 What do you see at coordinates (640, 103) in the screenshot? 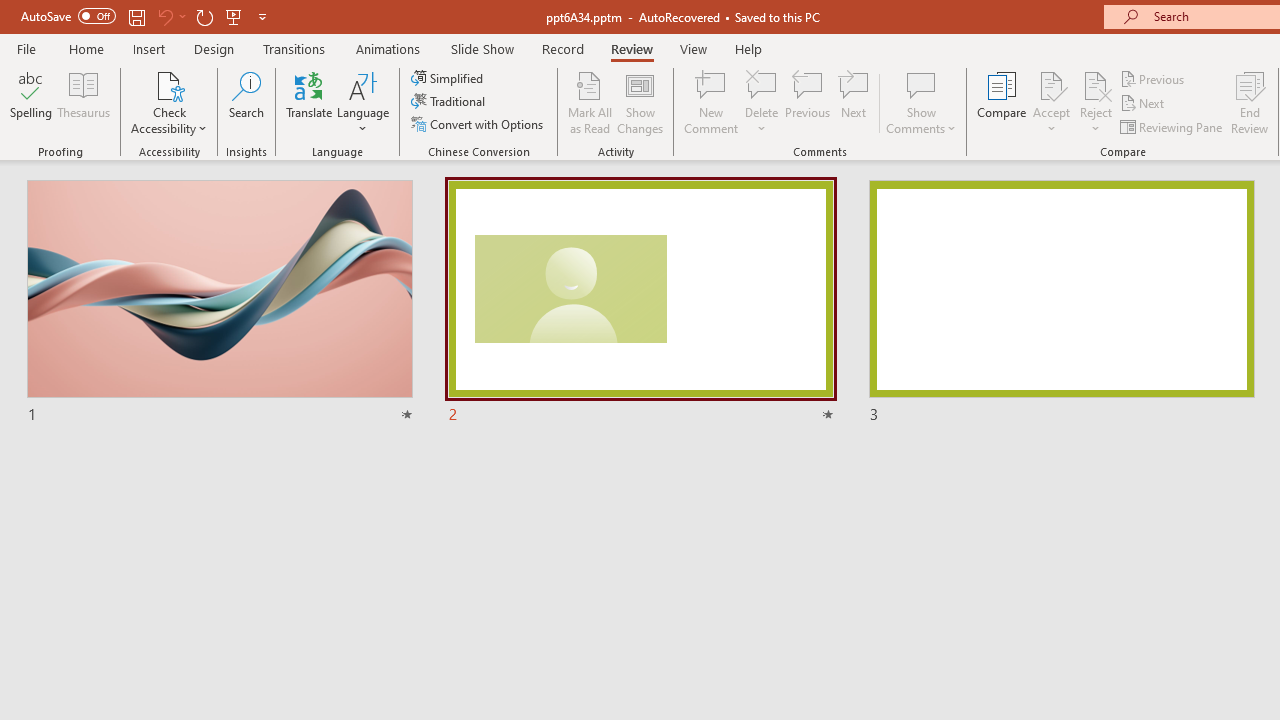
I see `'Show Changes'` at bounding box center [640, 103].